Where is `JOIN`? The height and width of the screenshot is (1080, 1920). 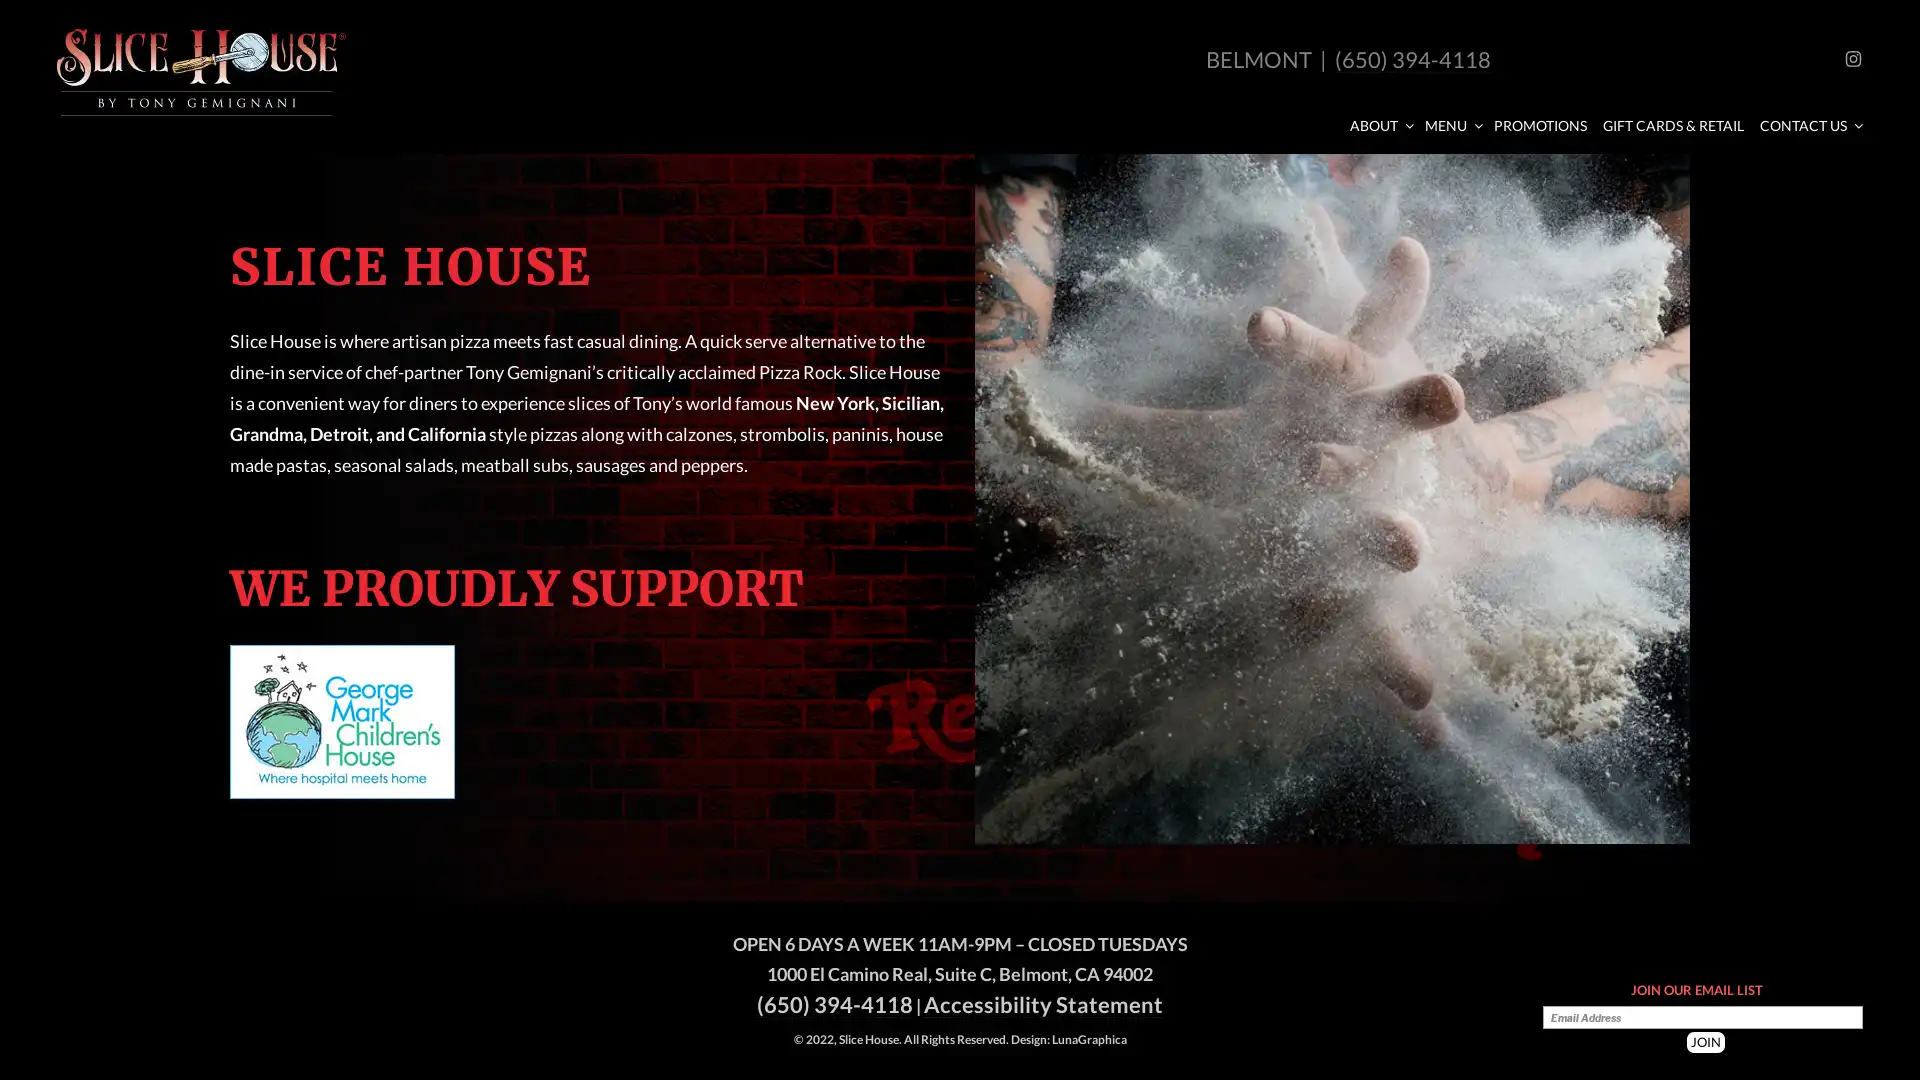
JOIN is located at coordinates (1704, 1041).